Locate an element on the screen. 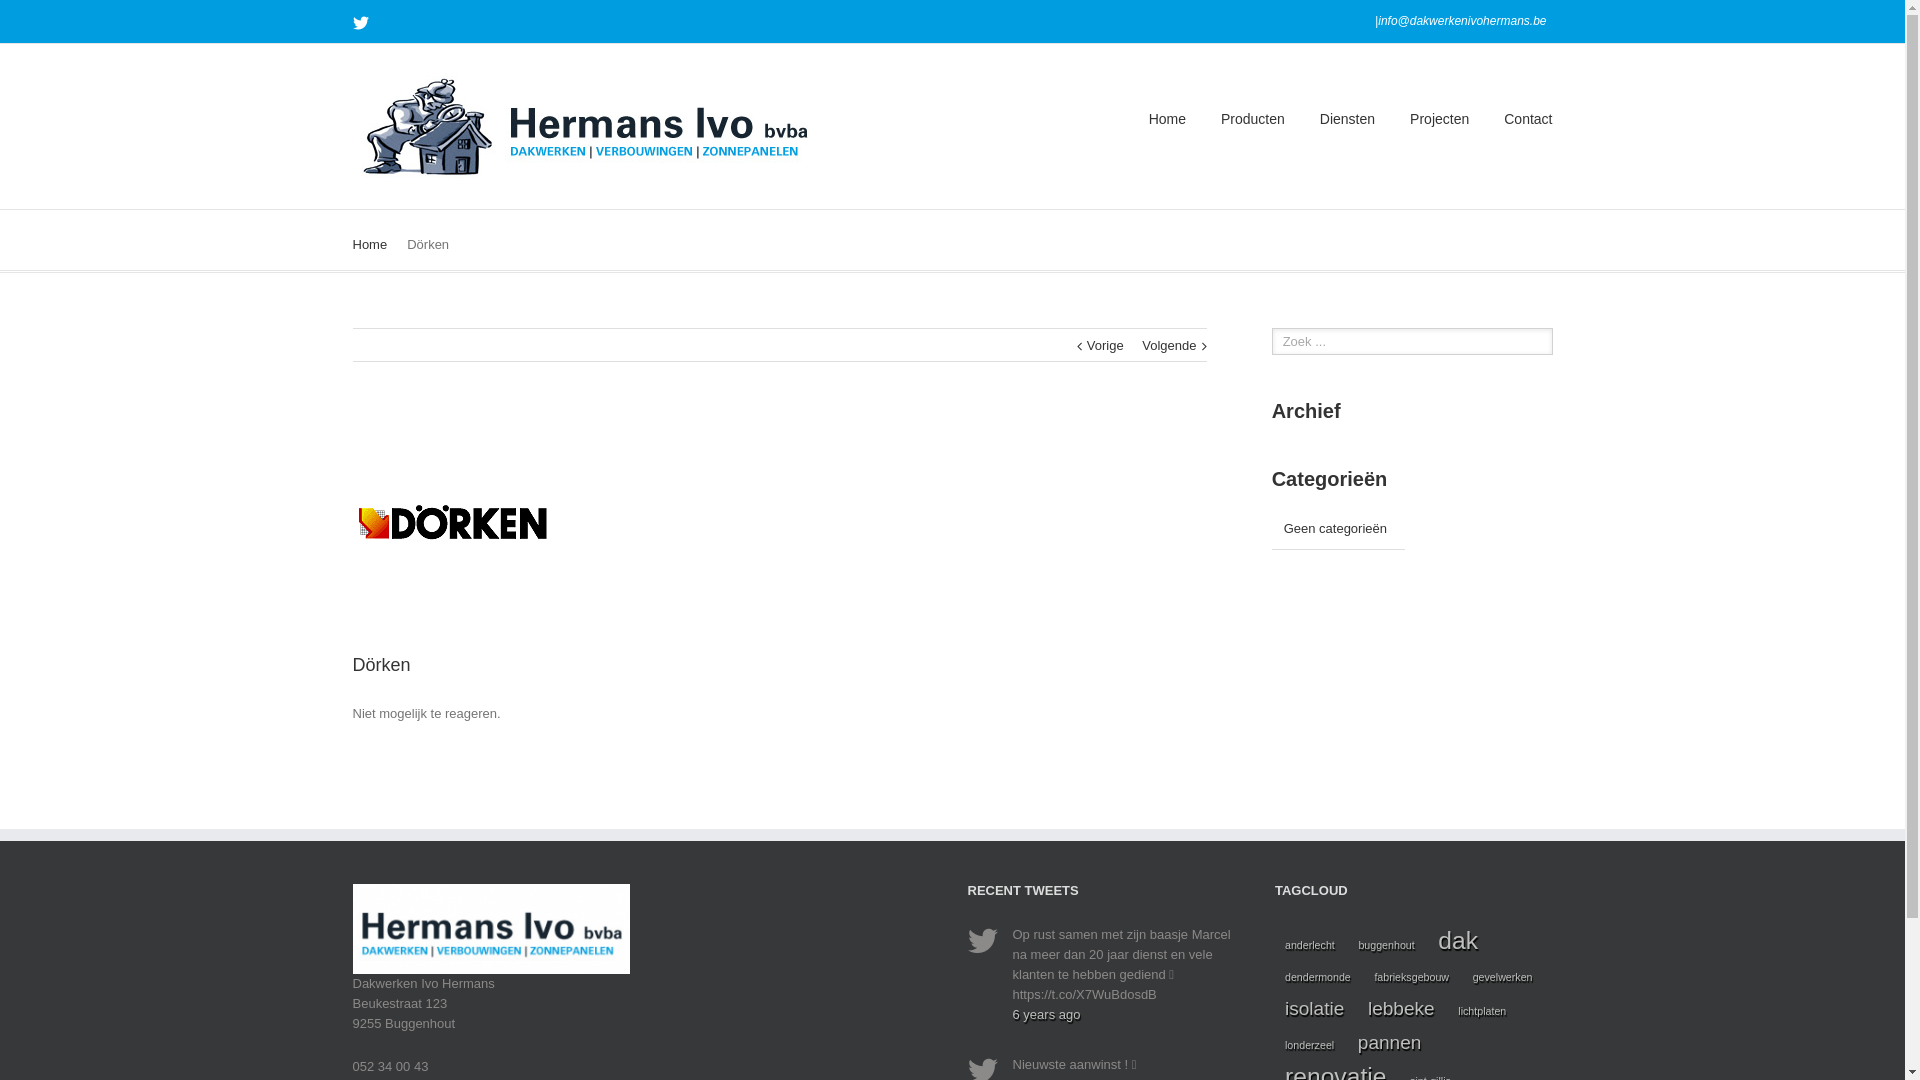 The width and height of the screenshot is (1920, 1080). '6 years ago' is located at coordinates (1012, 1014).